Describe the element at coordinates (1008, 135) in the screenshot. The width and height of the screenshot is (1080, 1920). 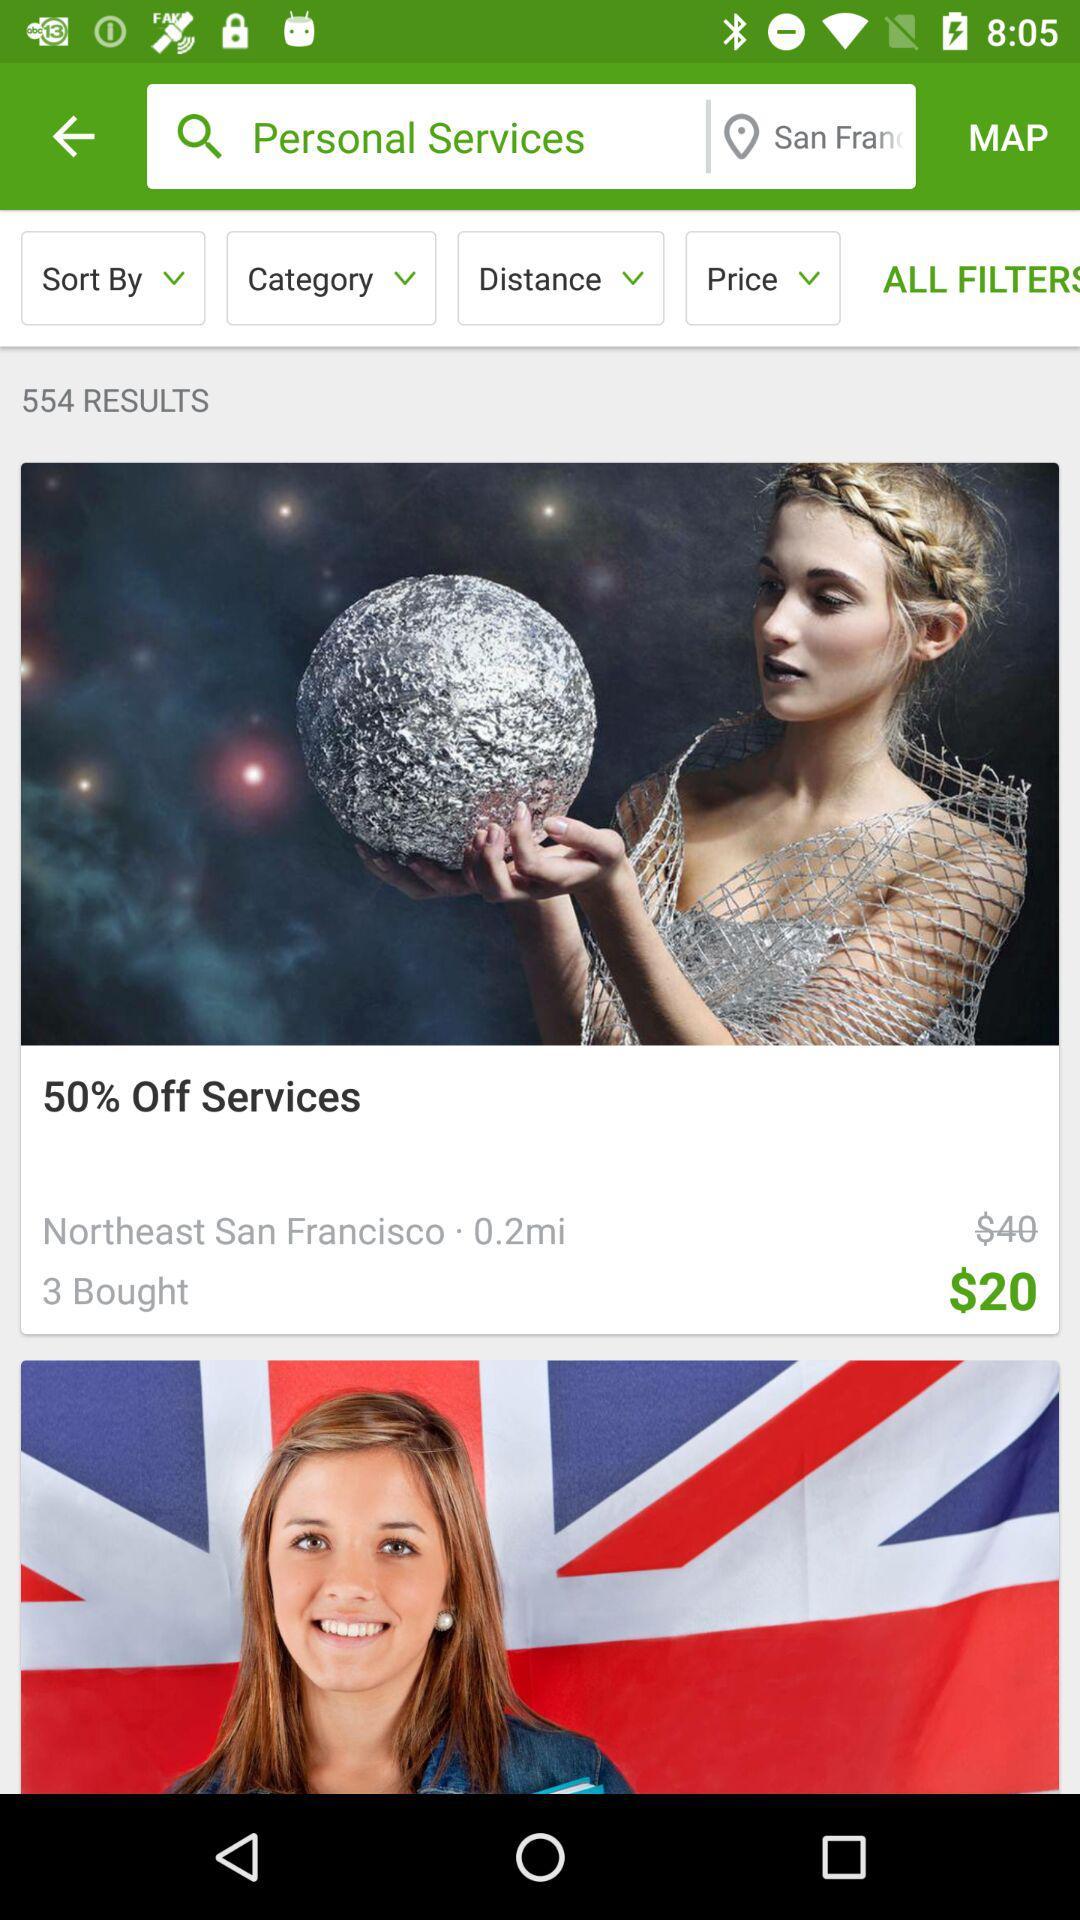
I see `the map item` at that location.